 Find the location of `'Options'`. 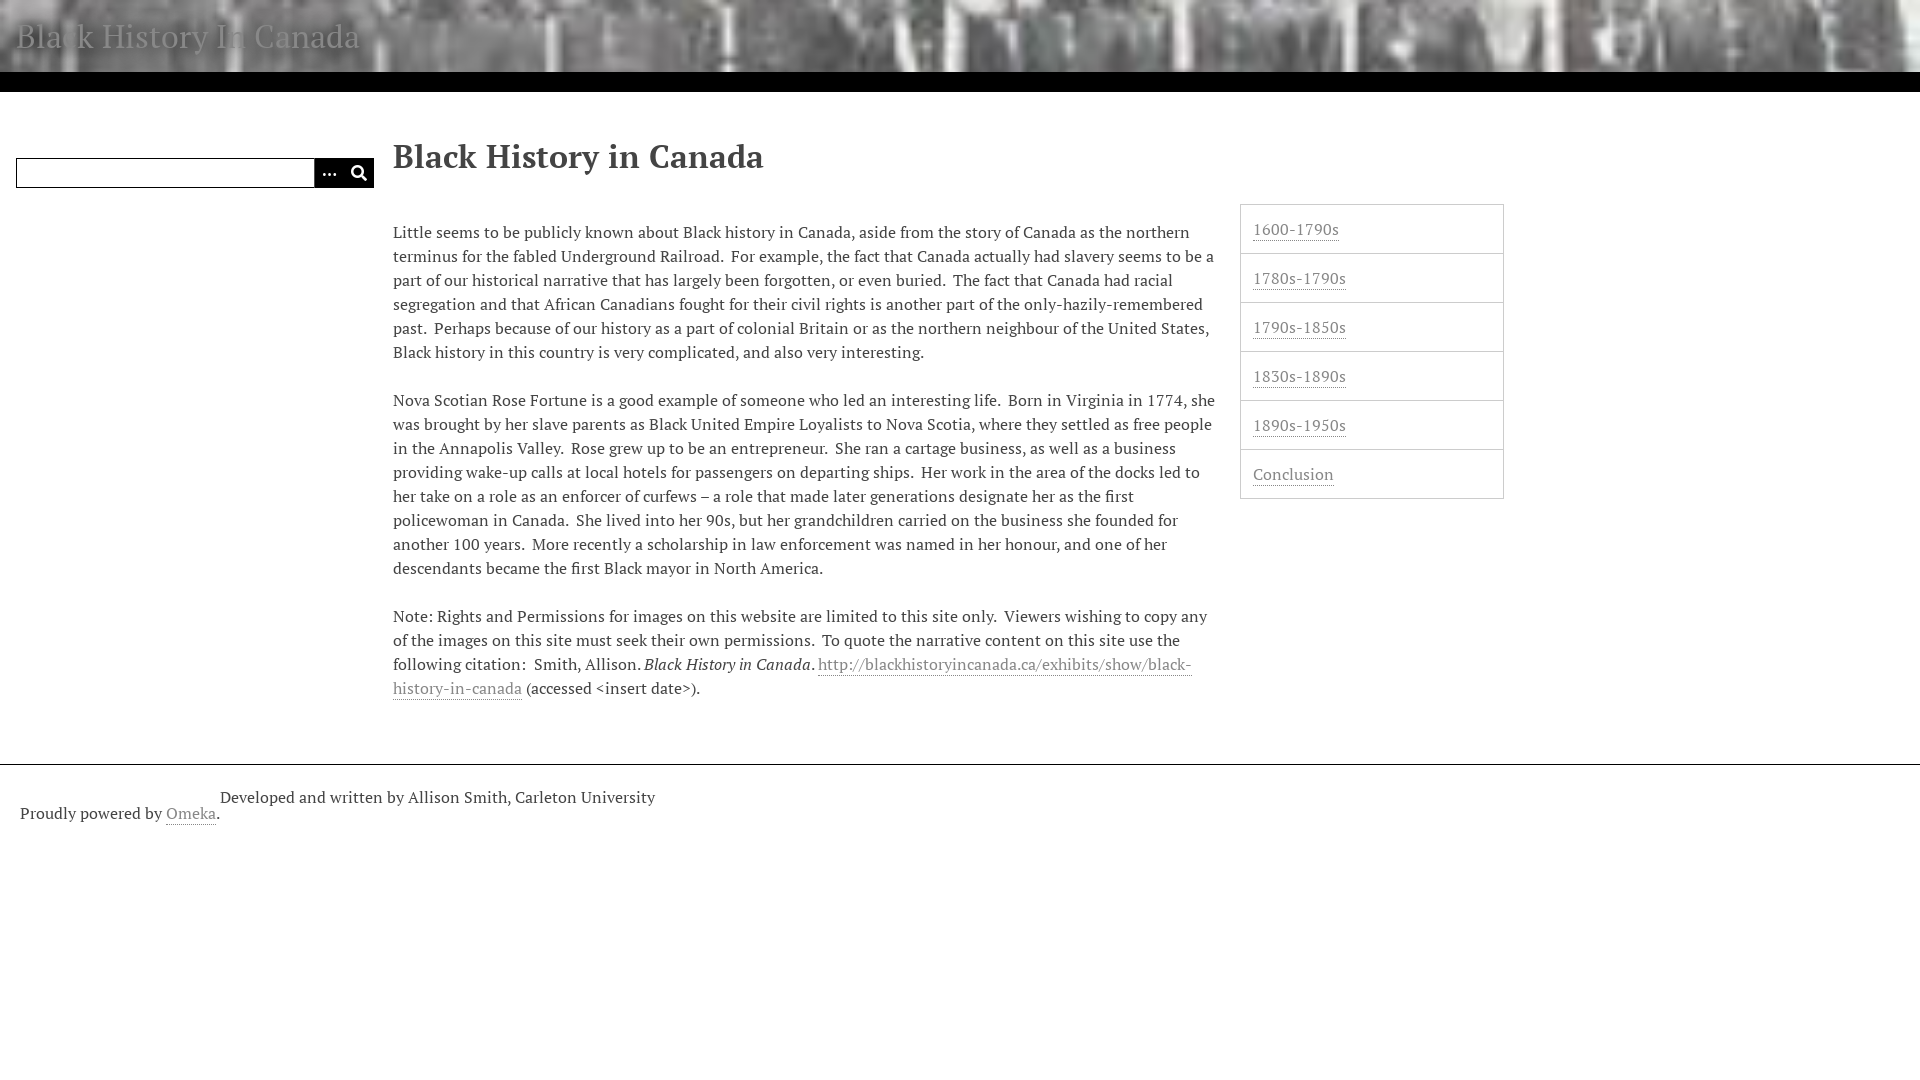

'Options' is located at coordinates (312, 172).